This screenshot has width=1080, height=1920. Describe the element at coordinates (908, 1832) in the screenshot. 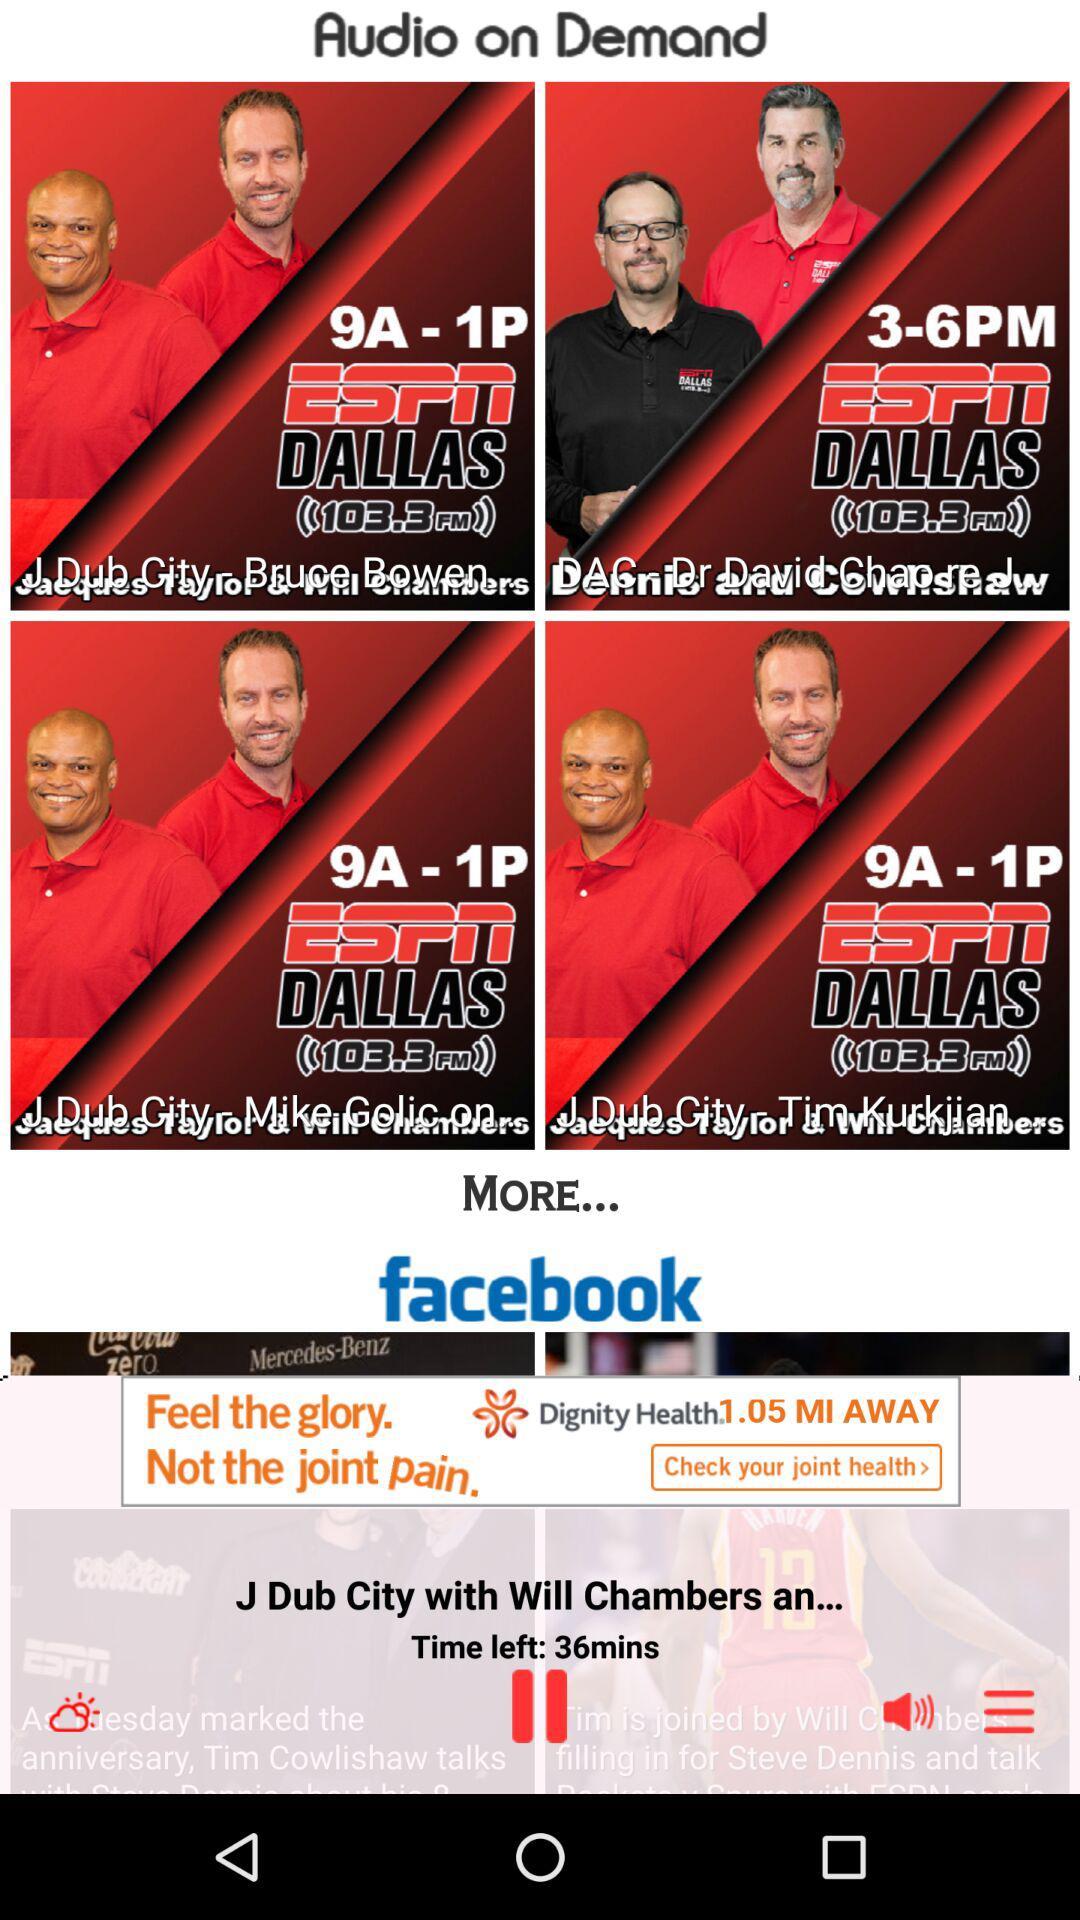

I see `the volume icon` at that location.